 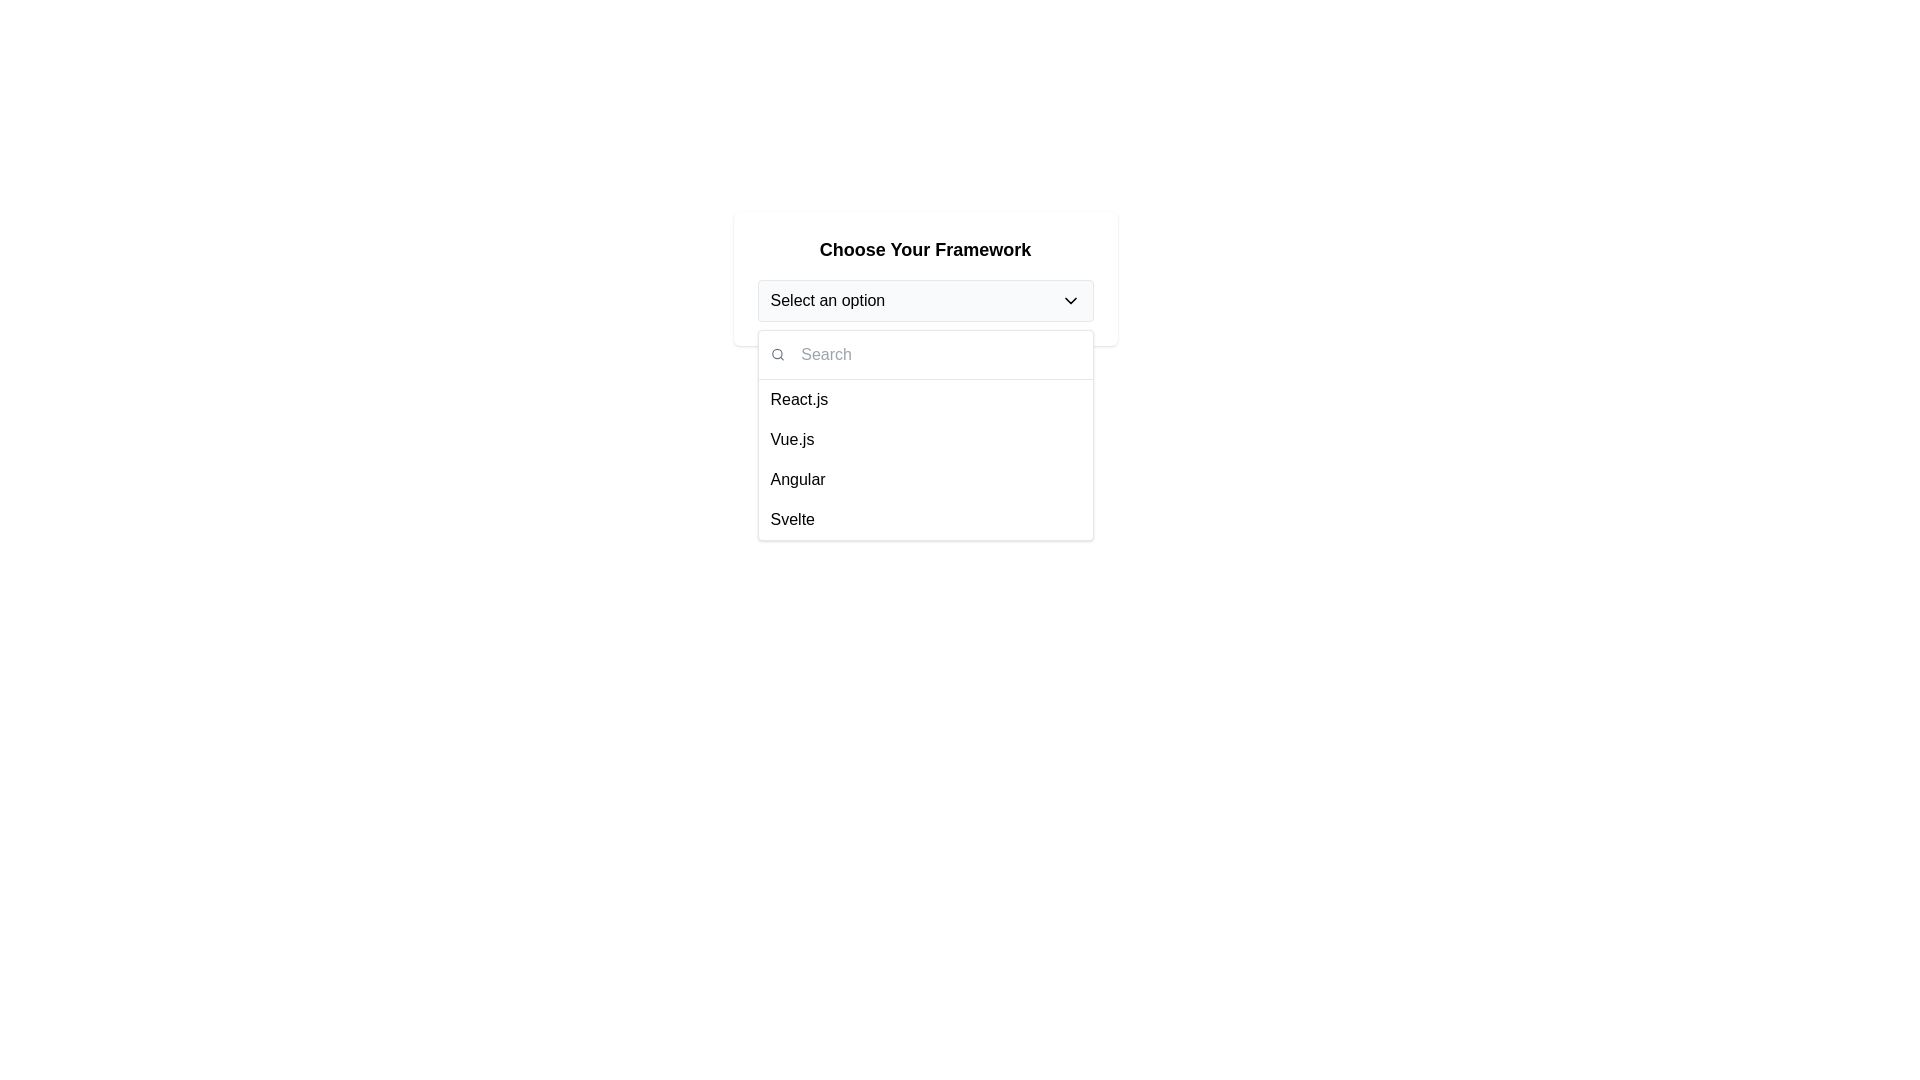 I want to click on the search icon located at the left end of the search input field, which serves as a visual indicator for the text field, so click(x=776, y=353).